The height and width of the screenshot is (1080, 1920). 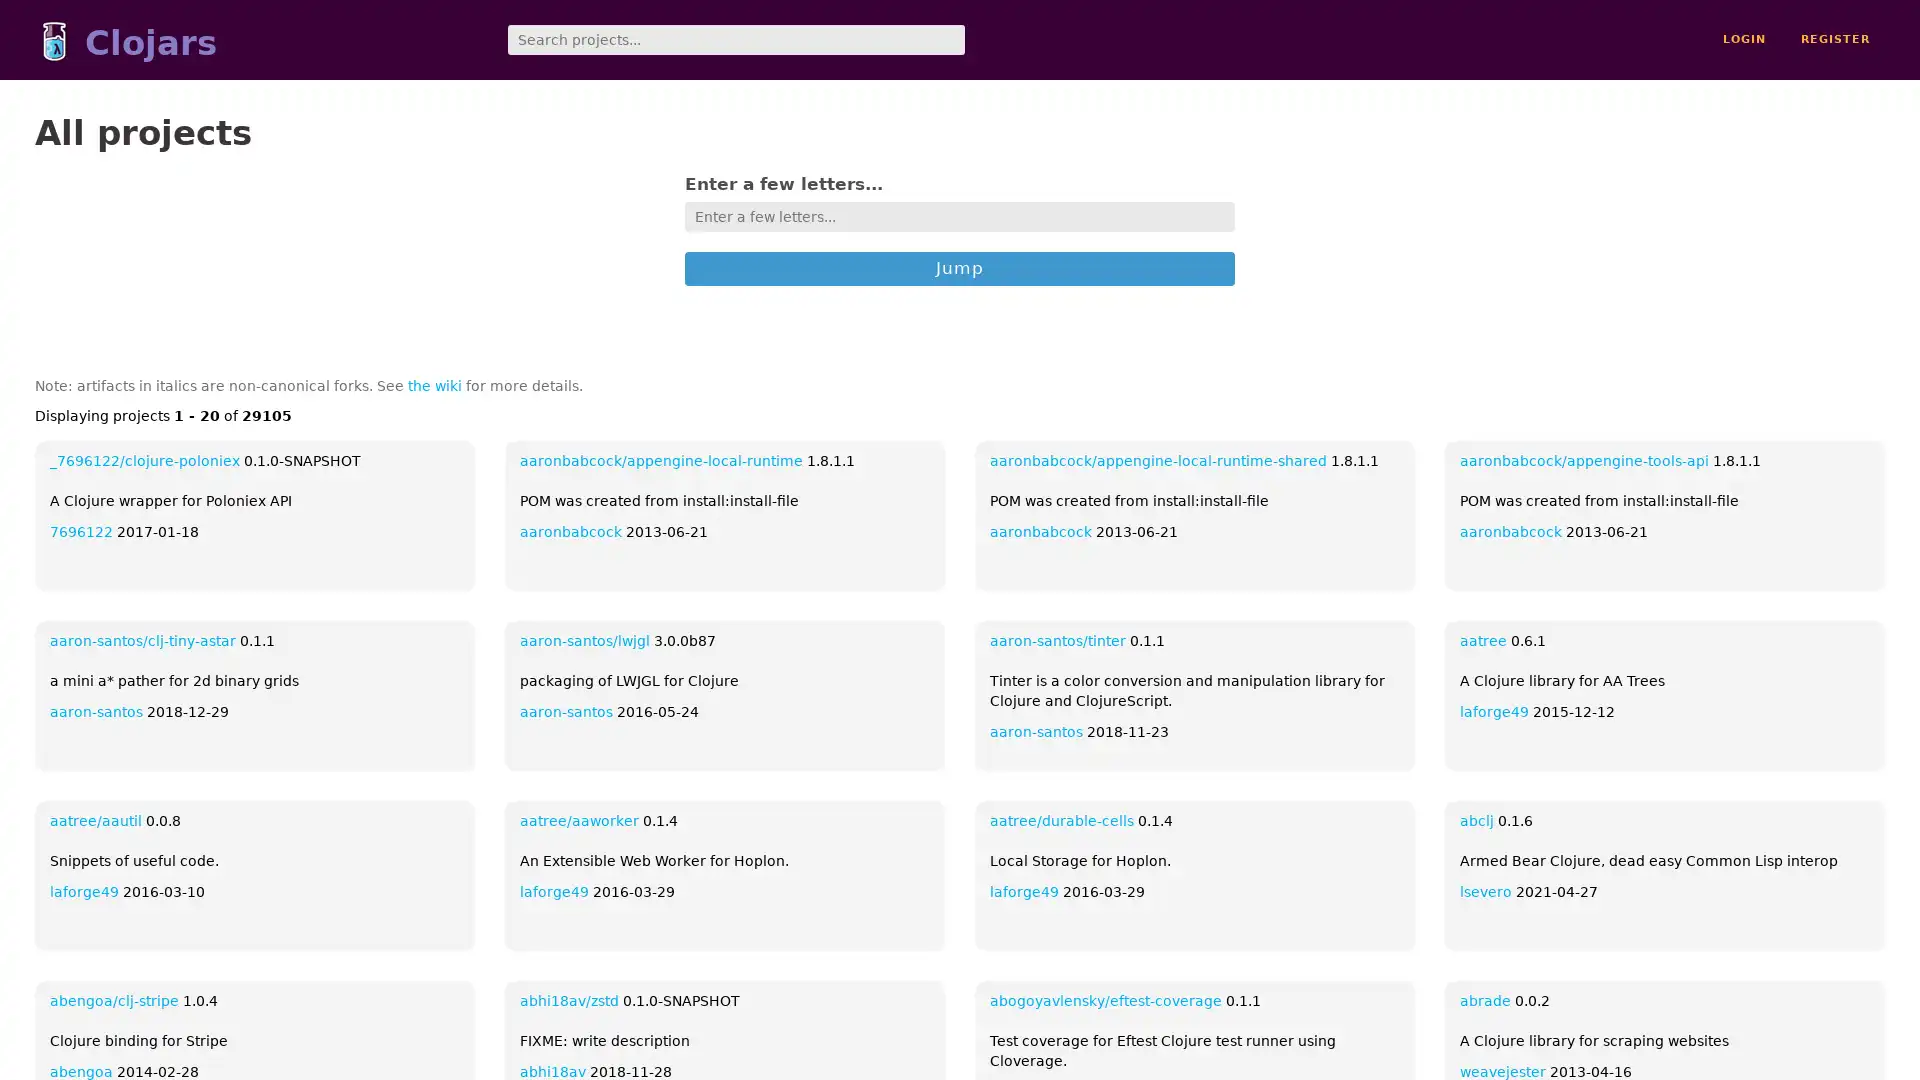 What do you see at coordinates (960, 266) in the screenshot?
I see `Jump` at bounding box center [960, 266].